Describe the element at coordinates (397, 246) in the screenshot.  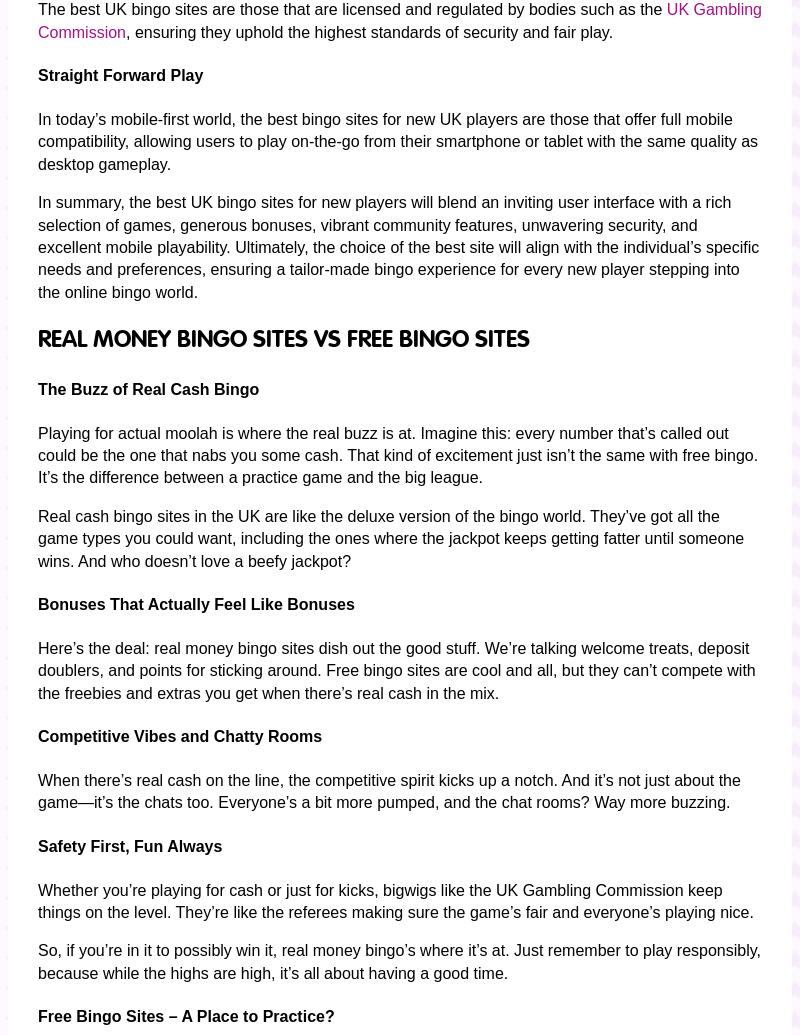
I see `'In summary, the best UK bingo sites for new players will blend an inviting user interface with a rich selection of games, generous bonuses, vibrant community features, unwavering security, and excellent mobile playability. Ultimately, the choice of the best site will align with the individual’s specific needs and preferences, ensuring a tailor-made bingo experience for every new player stepping into the online bingo world.'` at that location.